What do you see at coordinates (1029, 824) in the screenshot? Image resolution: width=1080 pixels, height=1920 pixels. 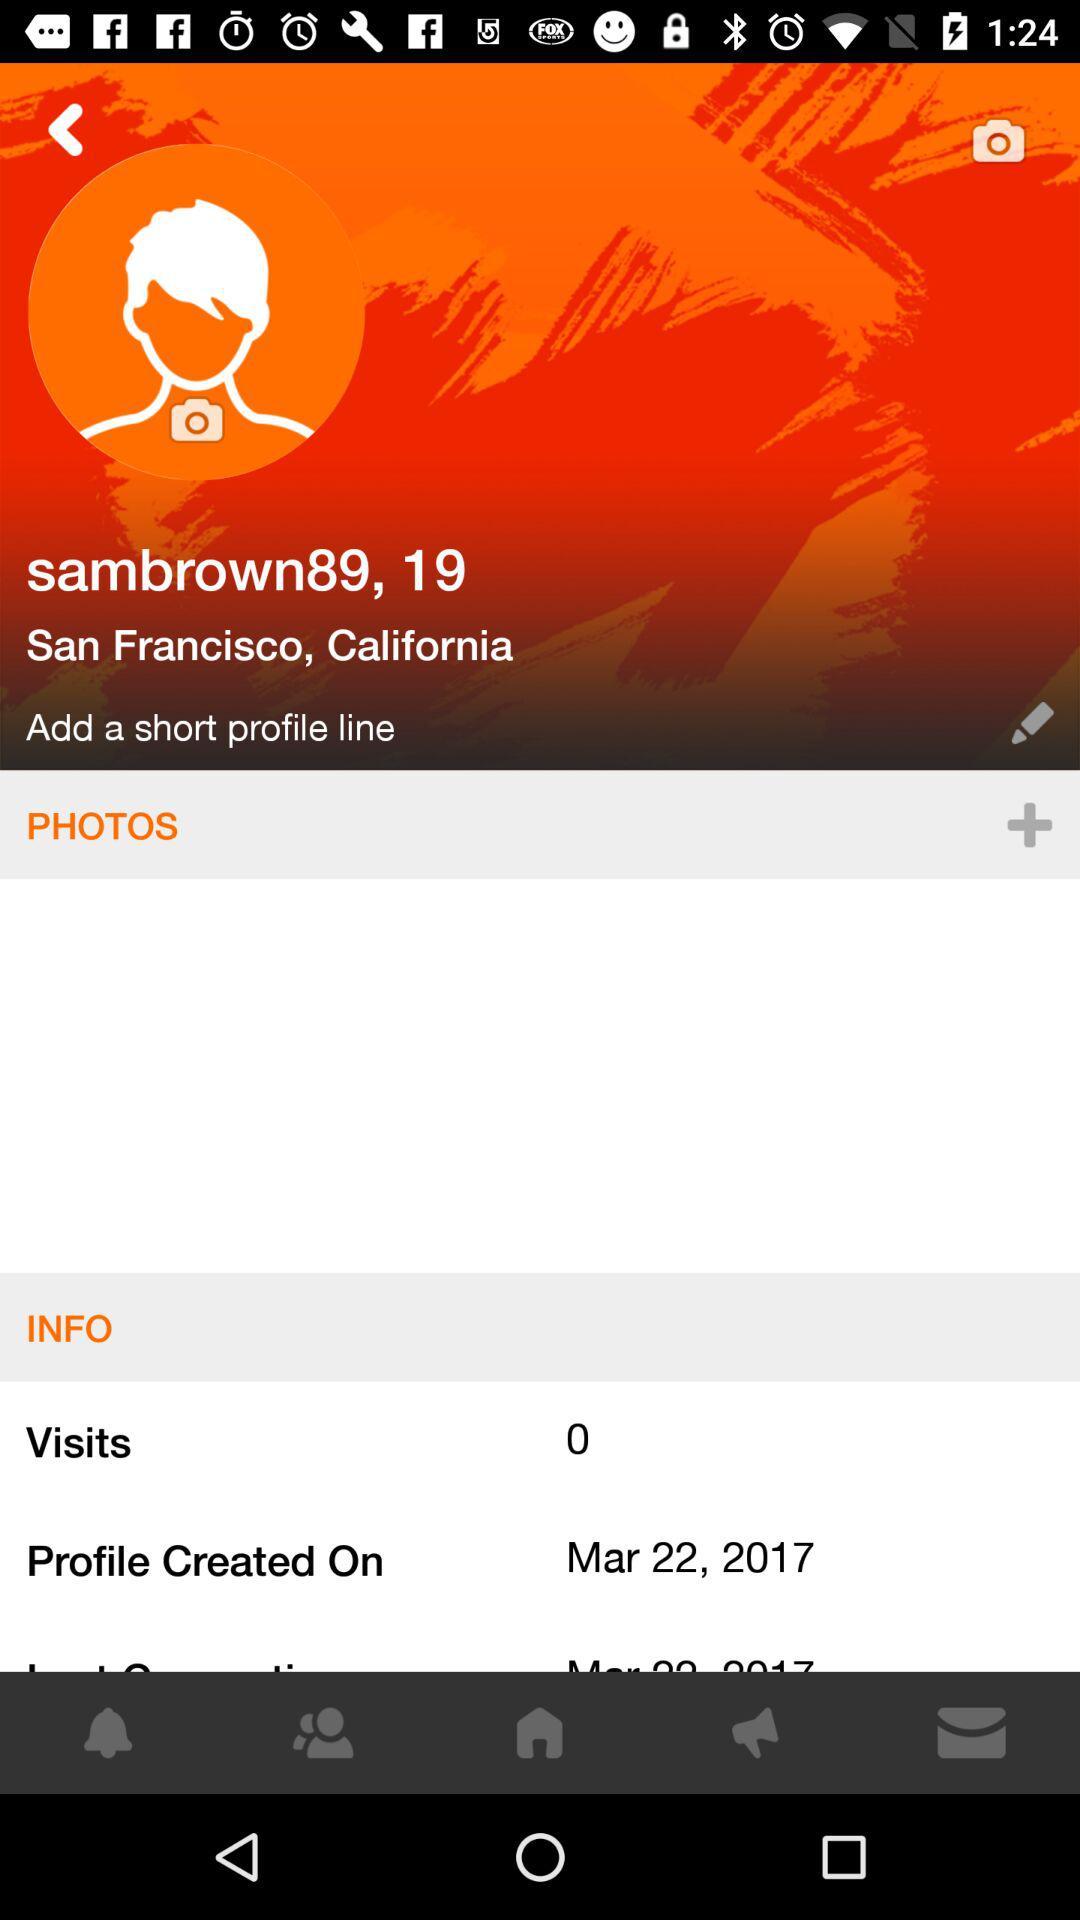 I see `the icon to the right of photos icon` at bounding box center [1029, 824].